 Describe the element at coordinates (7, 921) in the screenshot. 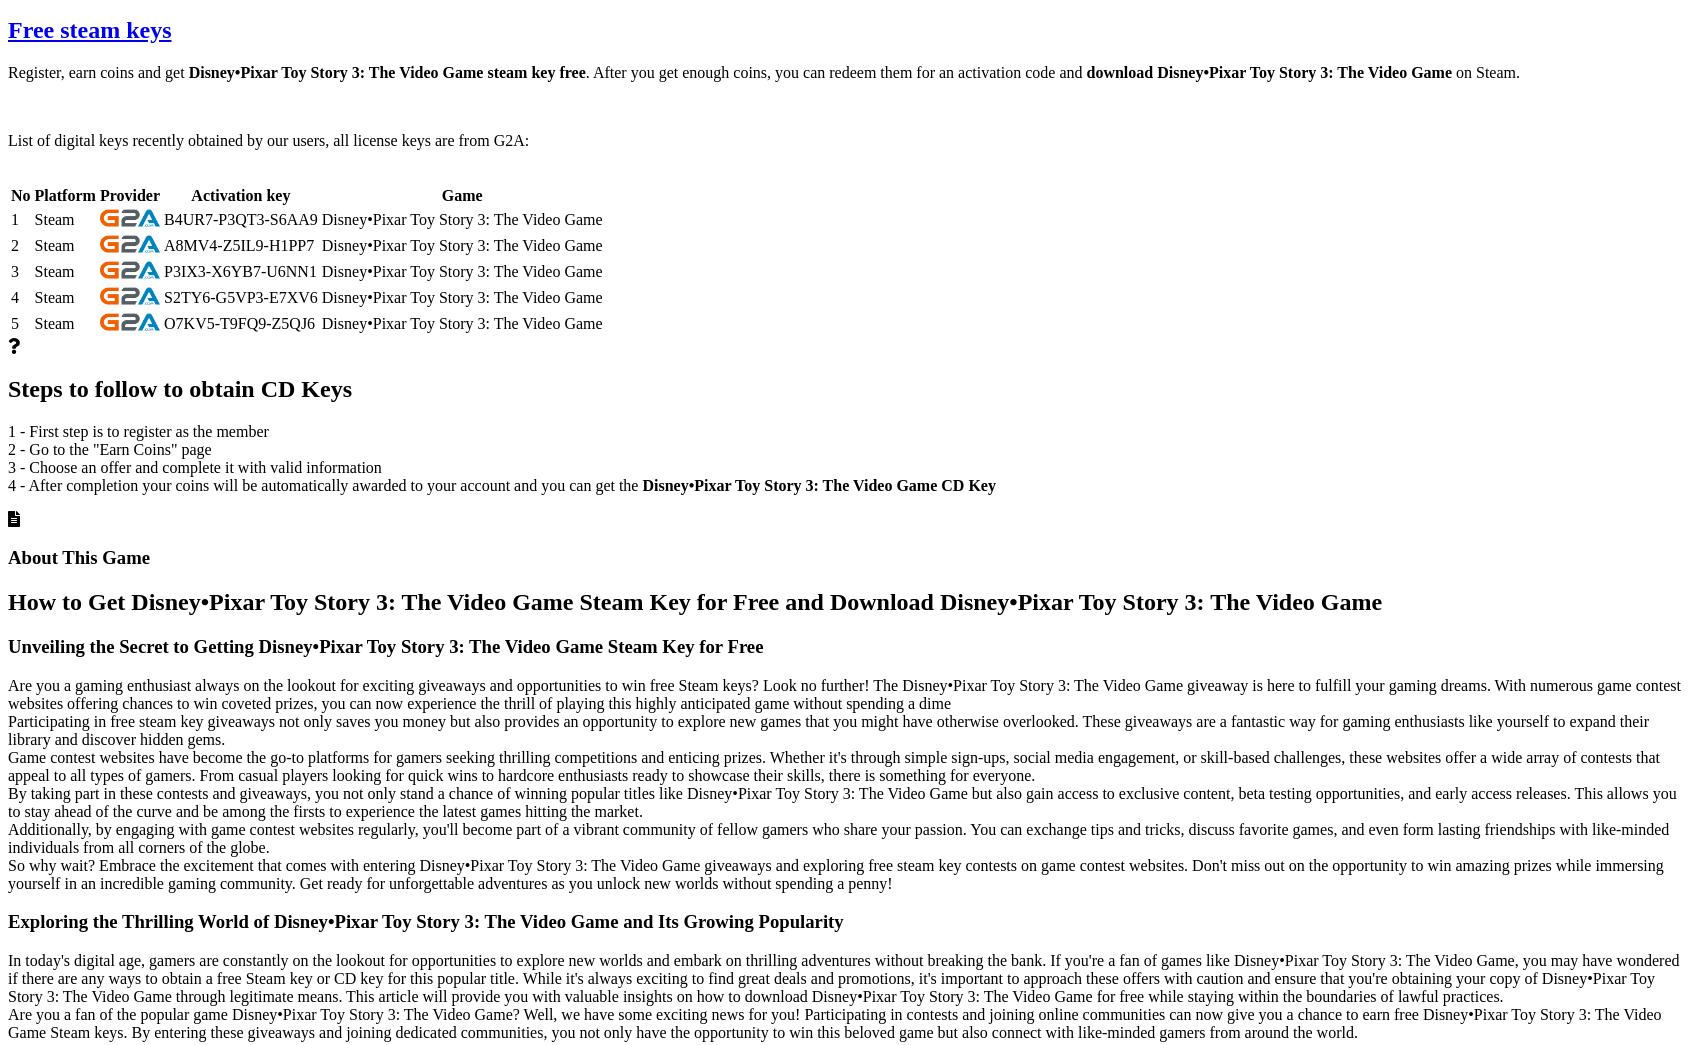

I see `'Exploring the Thrilling World of Disney•Pixar Toy Story 3: The Video Game and Its Growing Popularity'` at that location.